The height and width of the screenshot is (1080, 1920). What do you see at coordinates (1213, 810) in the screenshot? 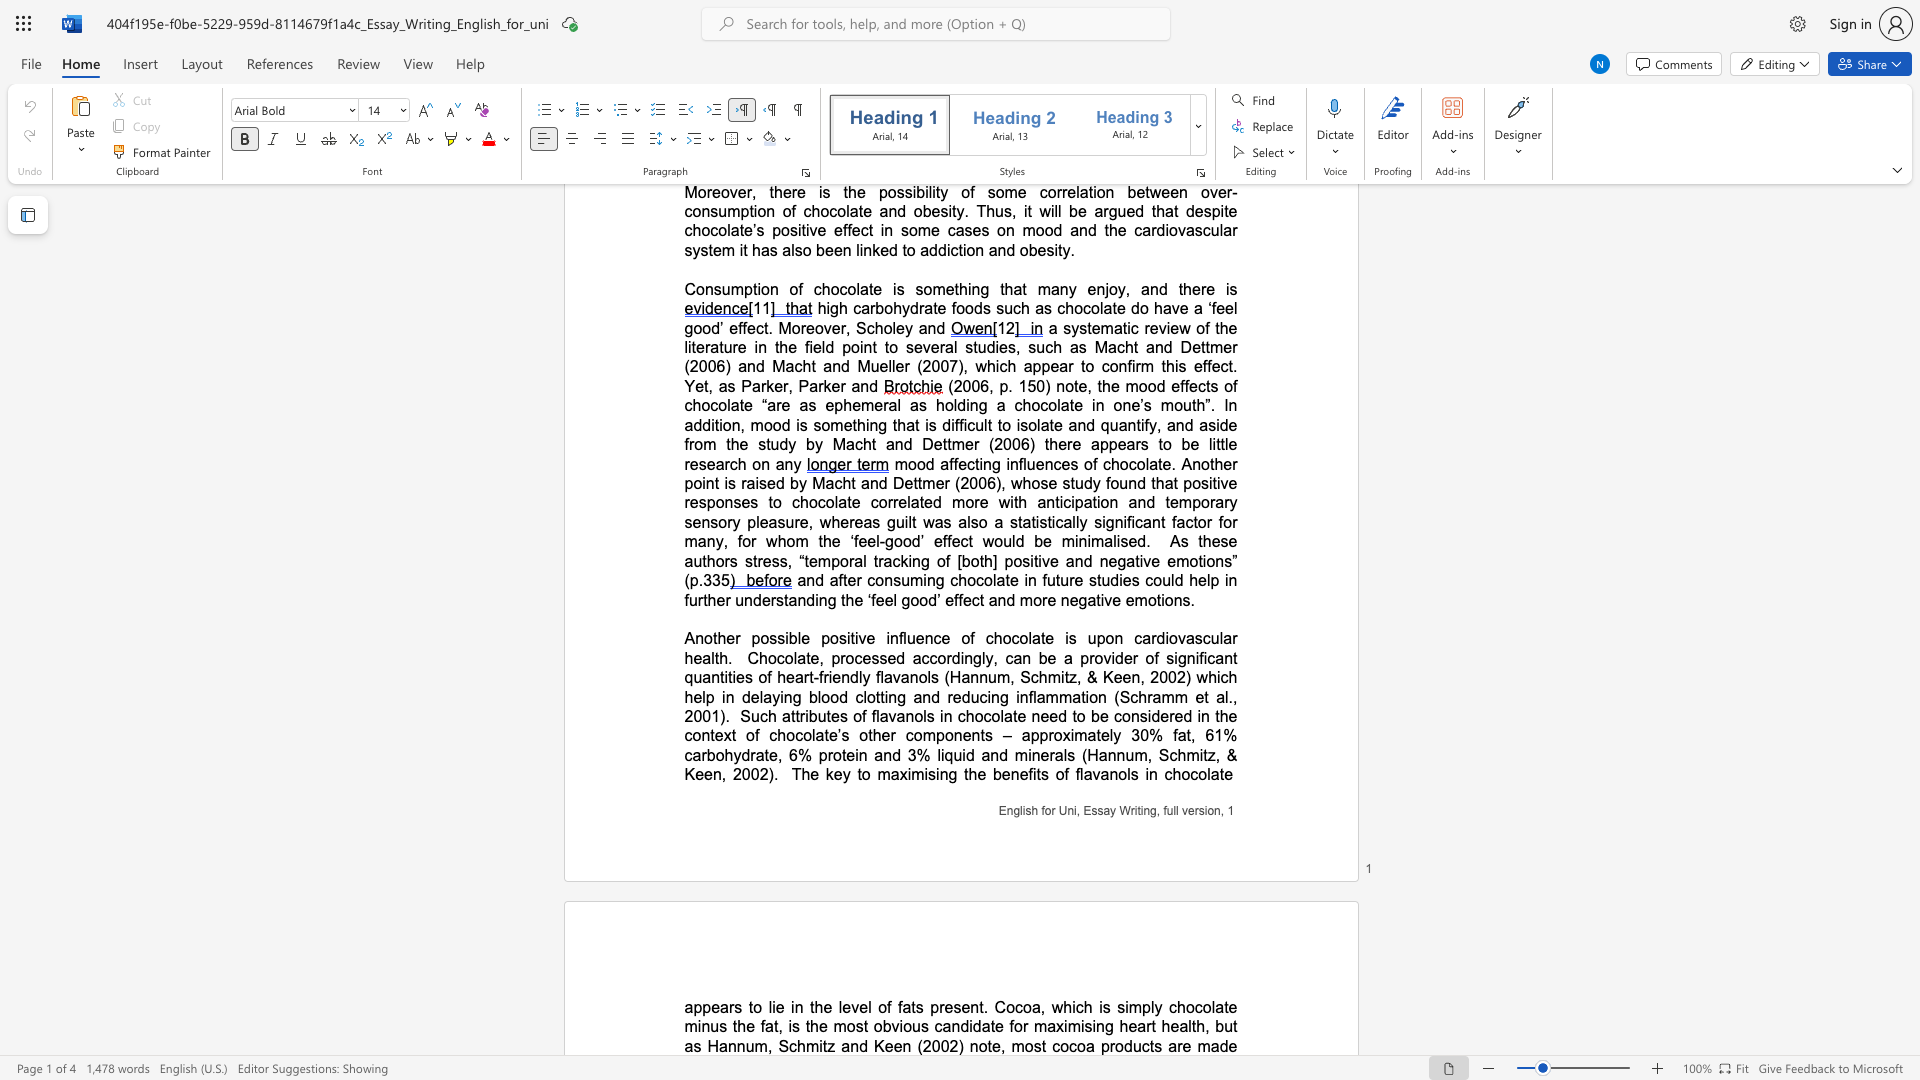
I see `the subset text "n," within the text "English for Uni, Essay Writing, full version,"` at bounding box center [1213, 810].